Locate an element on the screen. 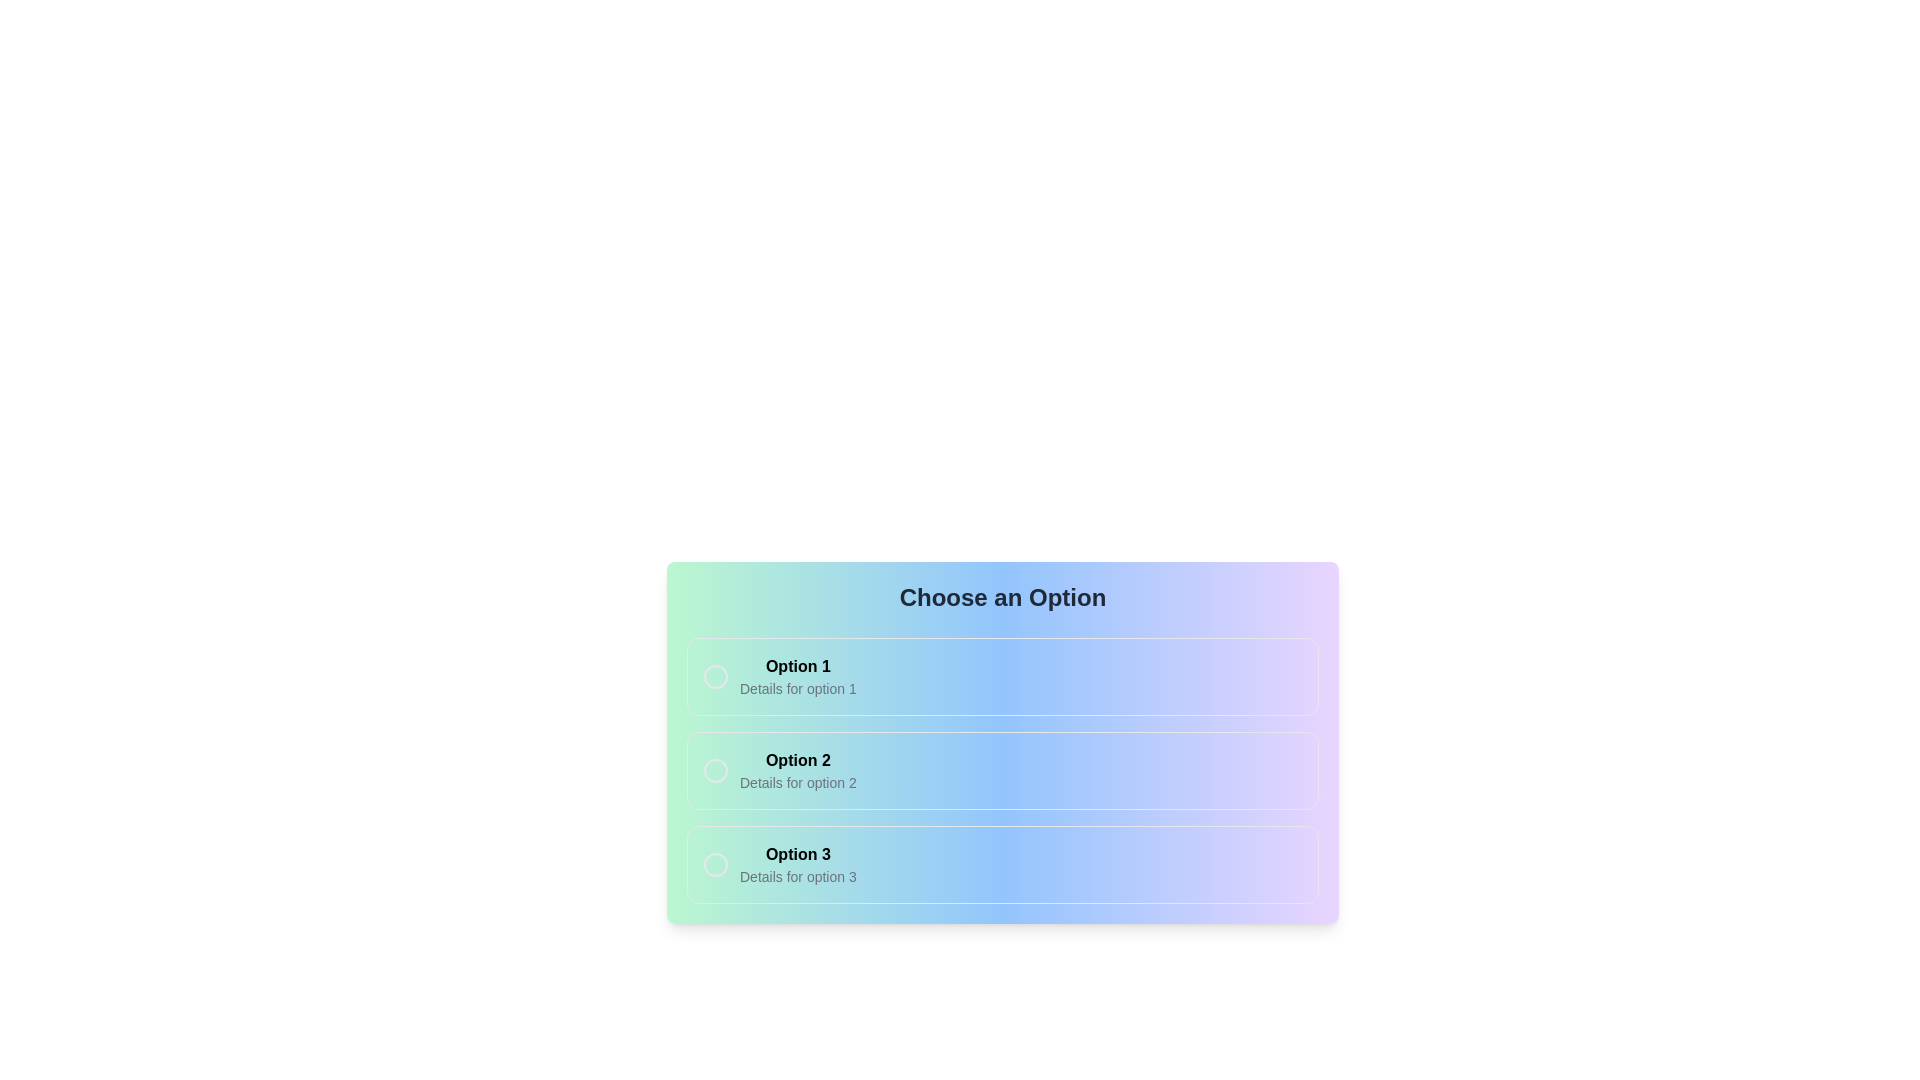 The height and width of the screenshot is (1080, 1920). the second selectable option in the list is located at coordinates (1003, 785).